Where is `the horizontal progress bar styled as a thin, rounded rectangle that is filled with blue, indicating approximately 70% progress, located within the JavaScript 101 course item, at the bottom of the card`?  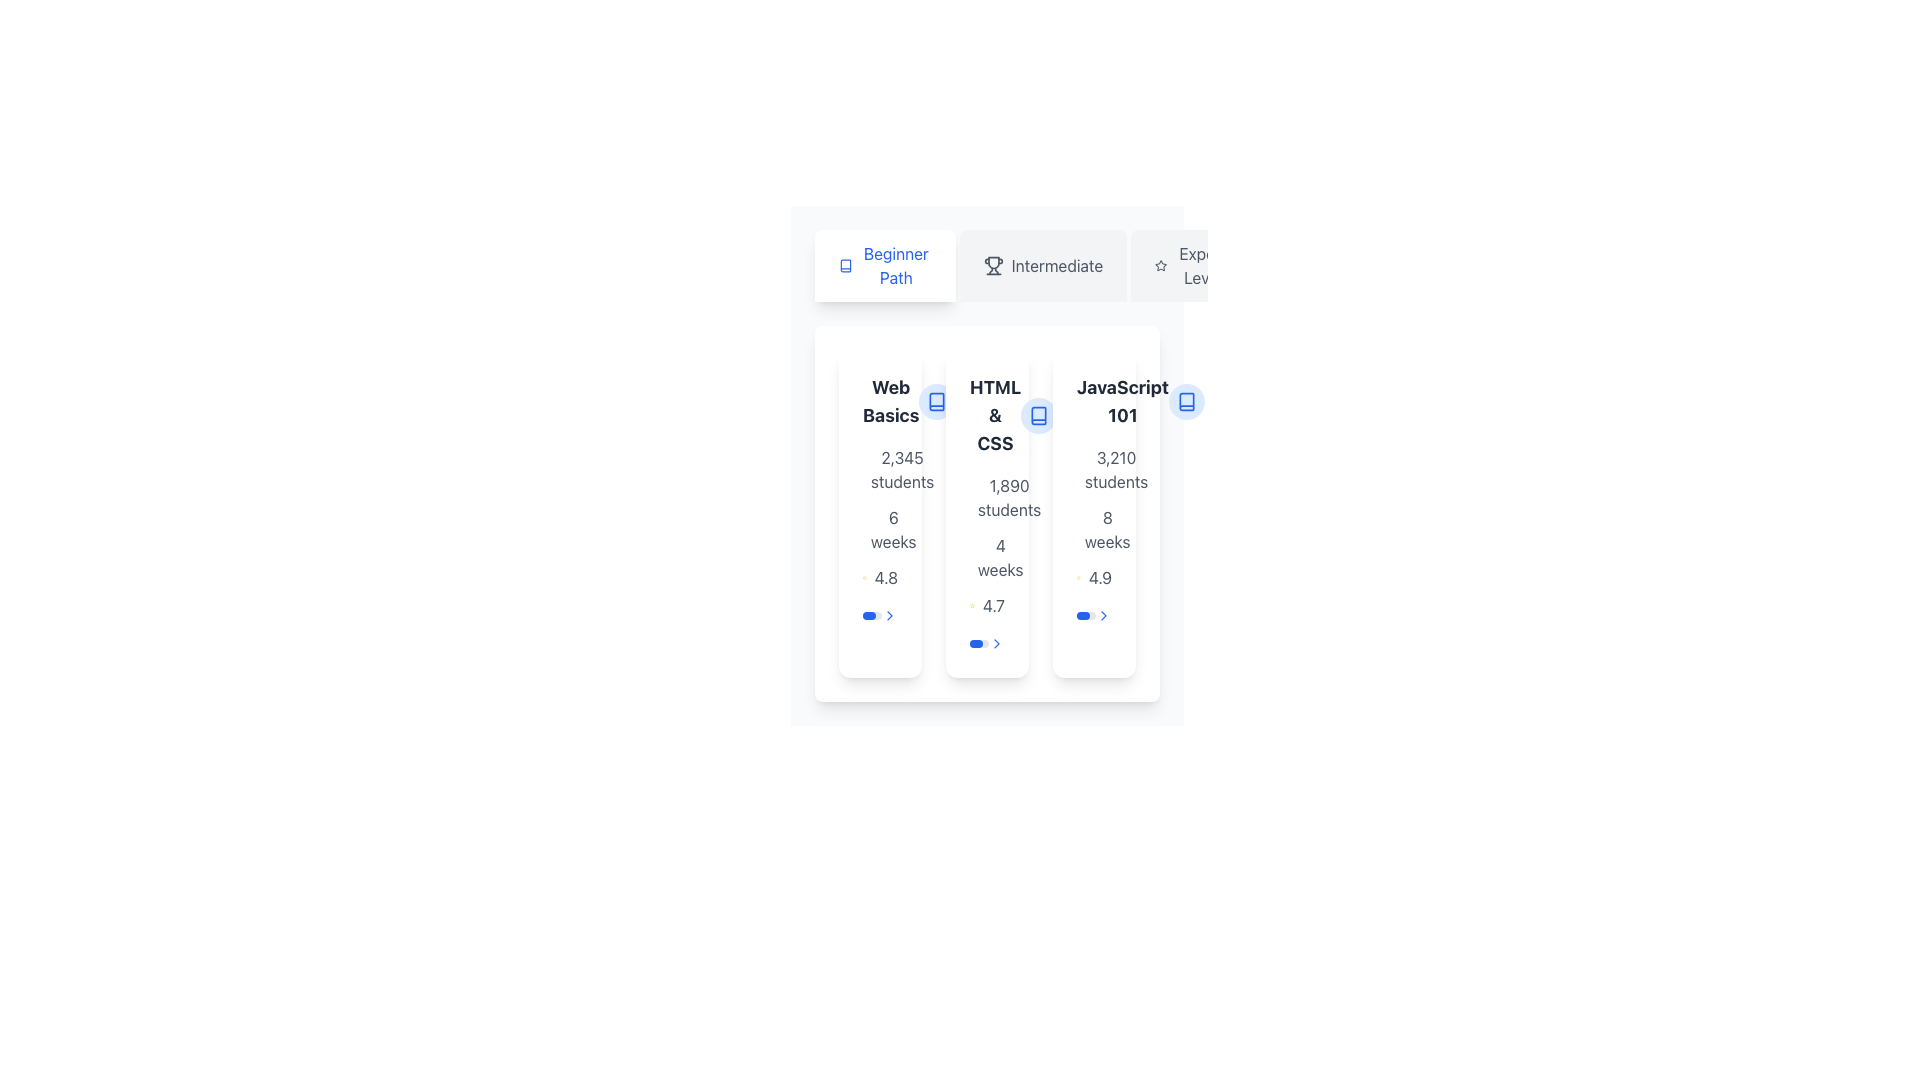
the horizontal progress bar styled as a thin, rounded rectangle that is filled with blue, indicating approximately 70% progress, located within the JavaScript 101 course item, at the bottom of the card is located at coordinates (1085, 615).